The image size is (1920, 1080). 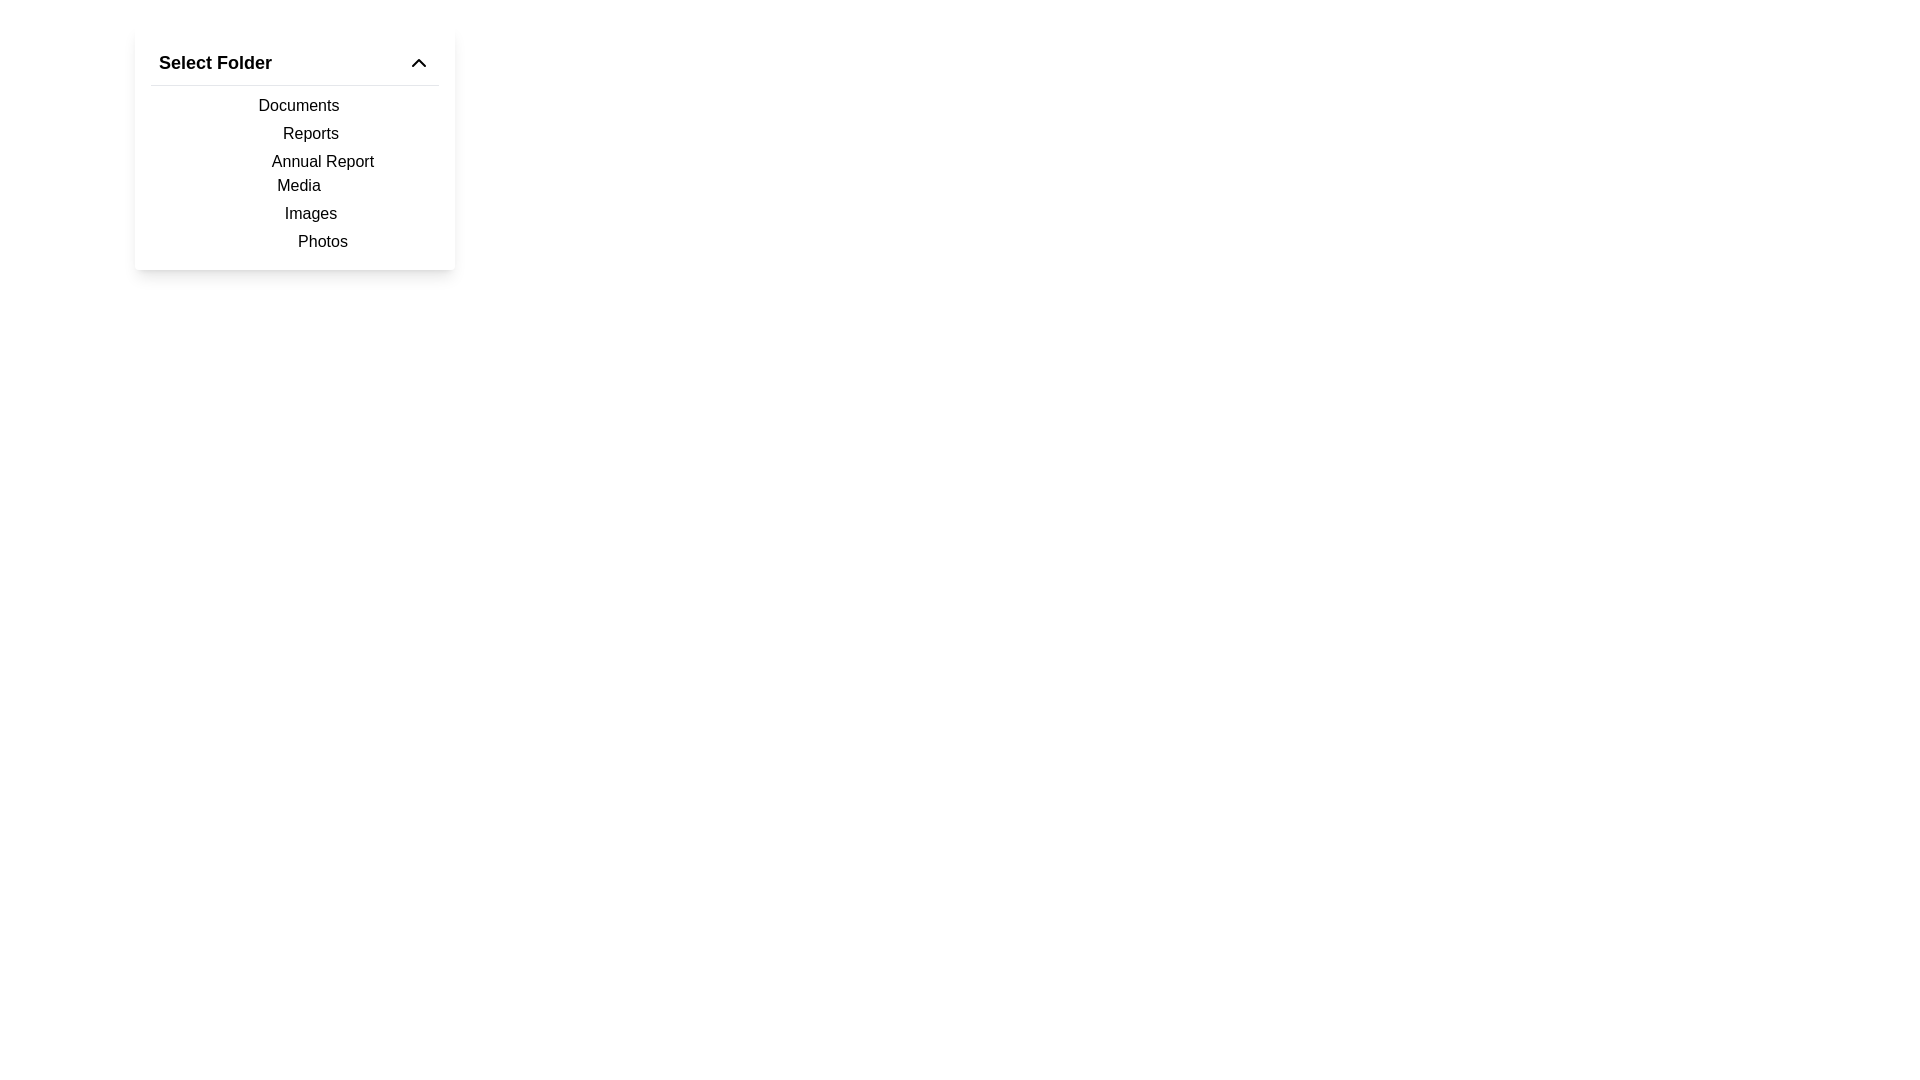 What do you see at coordinates (293, 146) in the screenshot?
I see `the second option in the 'Select Folder' dropdown list, which is a selectable text label under 'Documents' and above 'Annual Report'` at bounding box center [293, 146].